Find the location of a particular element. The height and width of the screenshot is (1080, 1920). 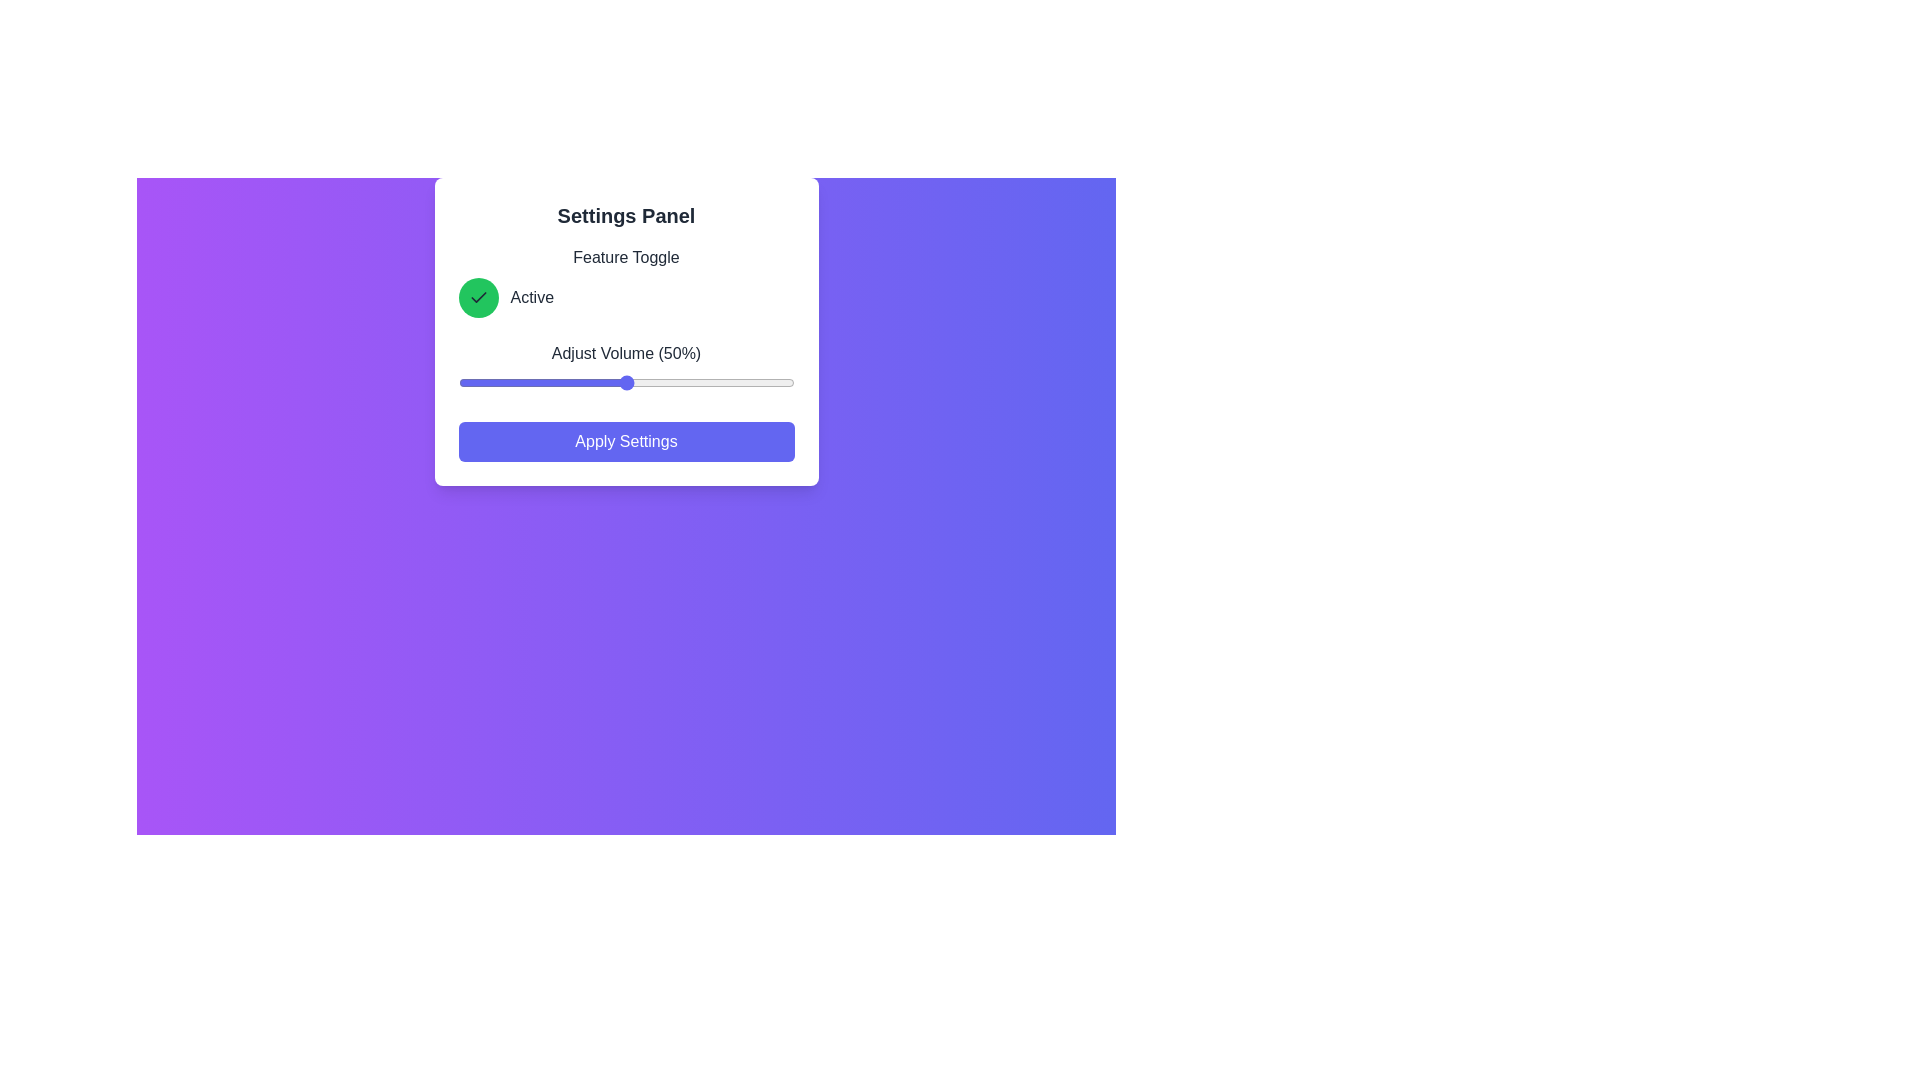

the static text header or label at the top of the Settings Panel, which indicates the panel's purpose to the user is located at coordinates (625, 216).